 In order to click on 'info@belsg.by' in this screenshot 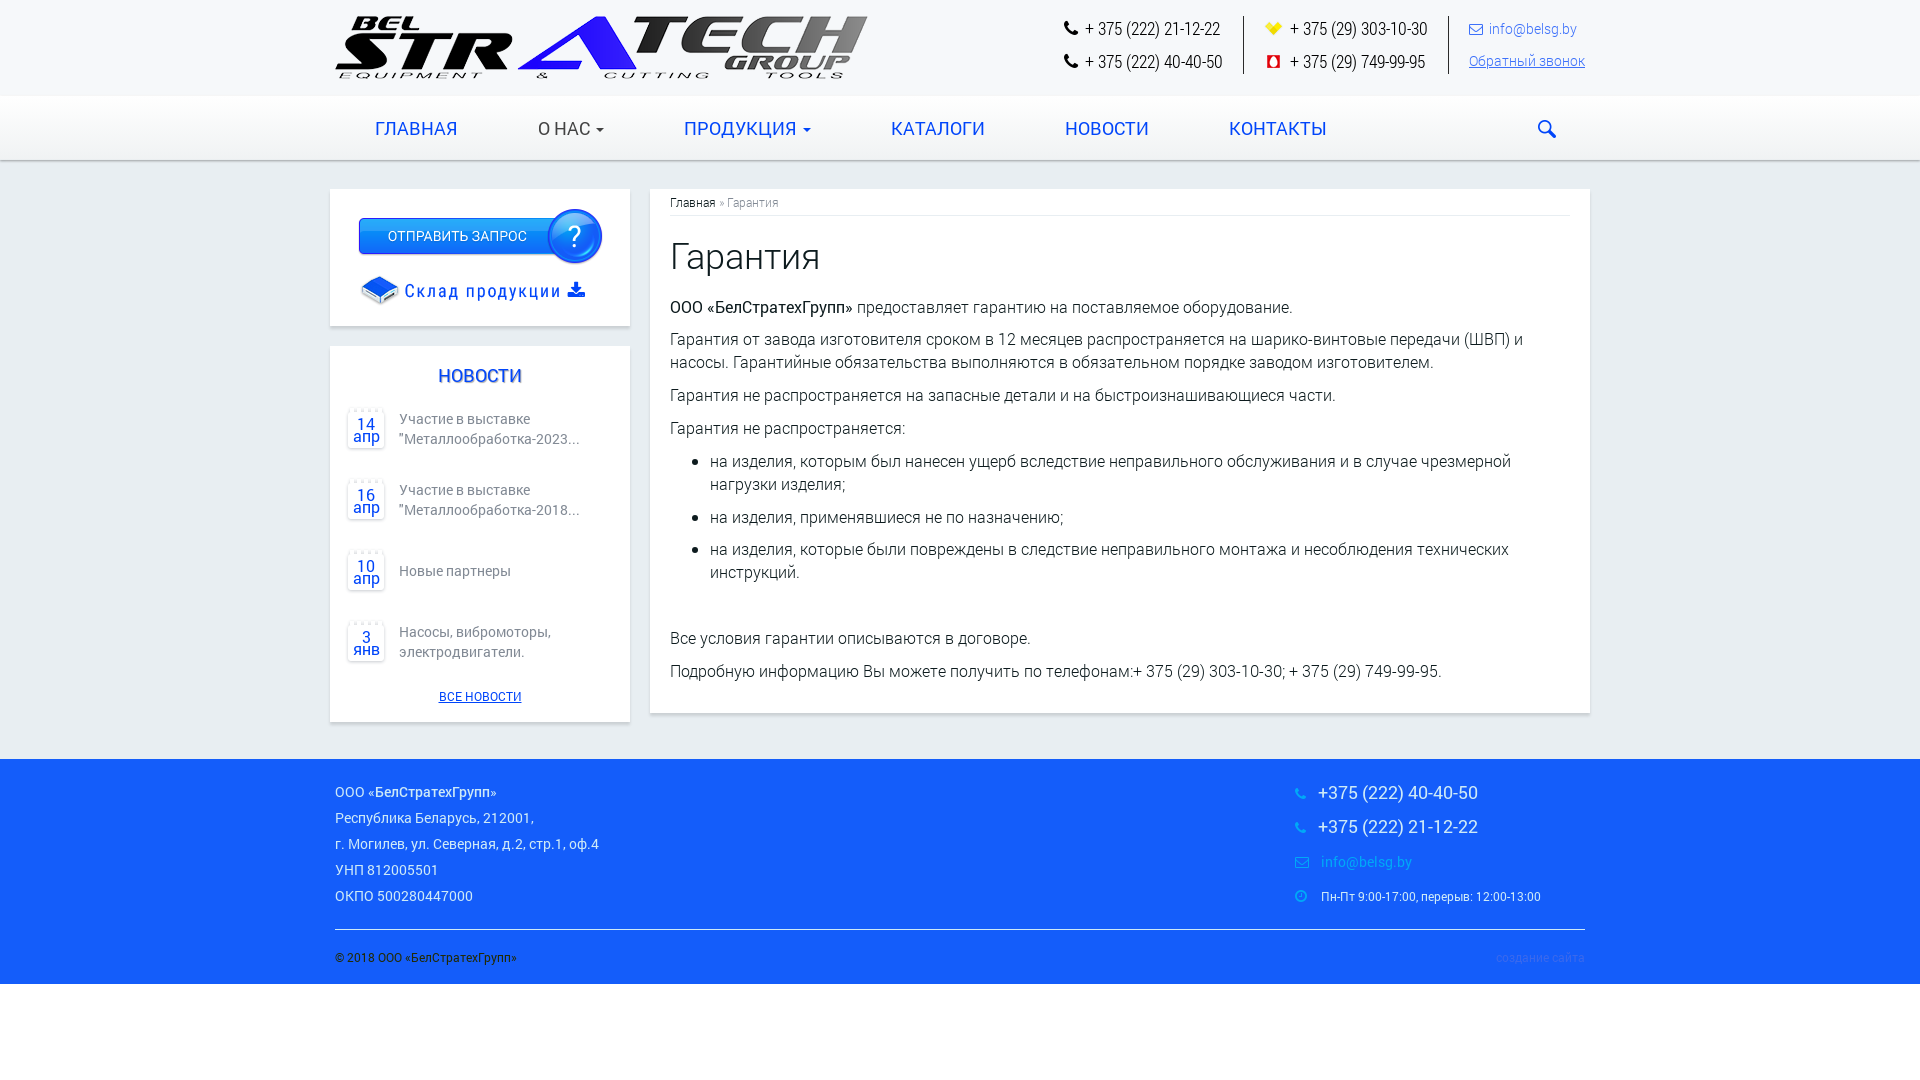, I will do `click(1365, 860)`.